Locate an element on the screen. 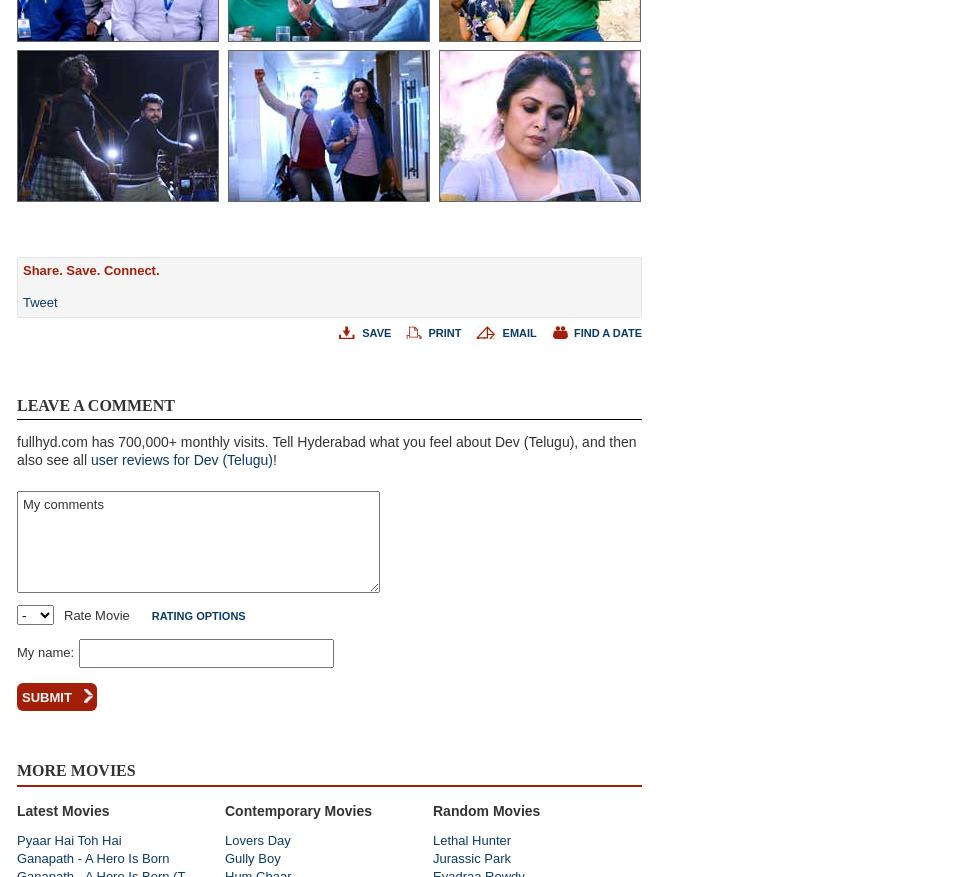 Image resolution: width=980 pixels, height=877 pixels. 'Pyaar Hai Toh Hai' is located at coordinates (68, 839).